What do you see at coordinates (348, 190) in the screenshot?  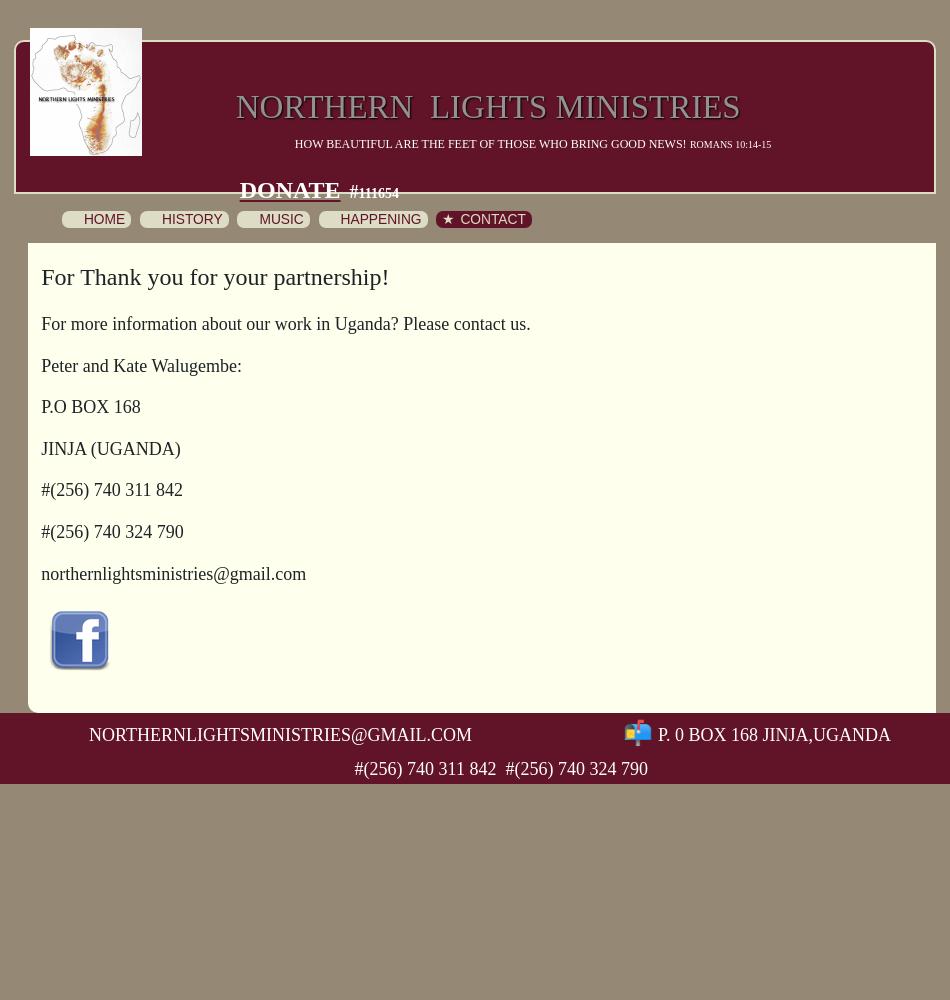 I see `'#'` at bounding box center [348, 190].